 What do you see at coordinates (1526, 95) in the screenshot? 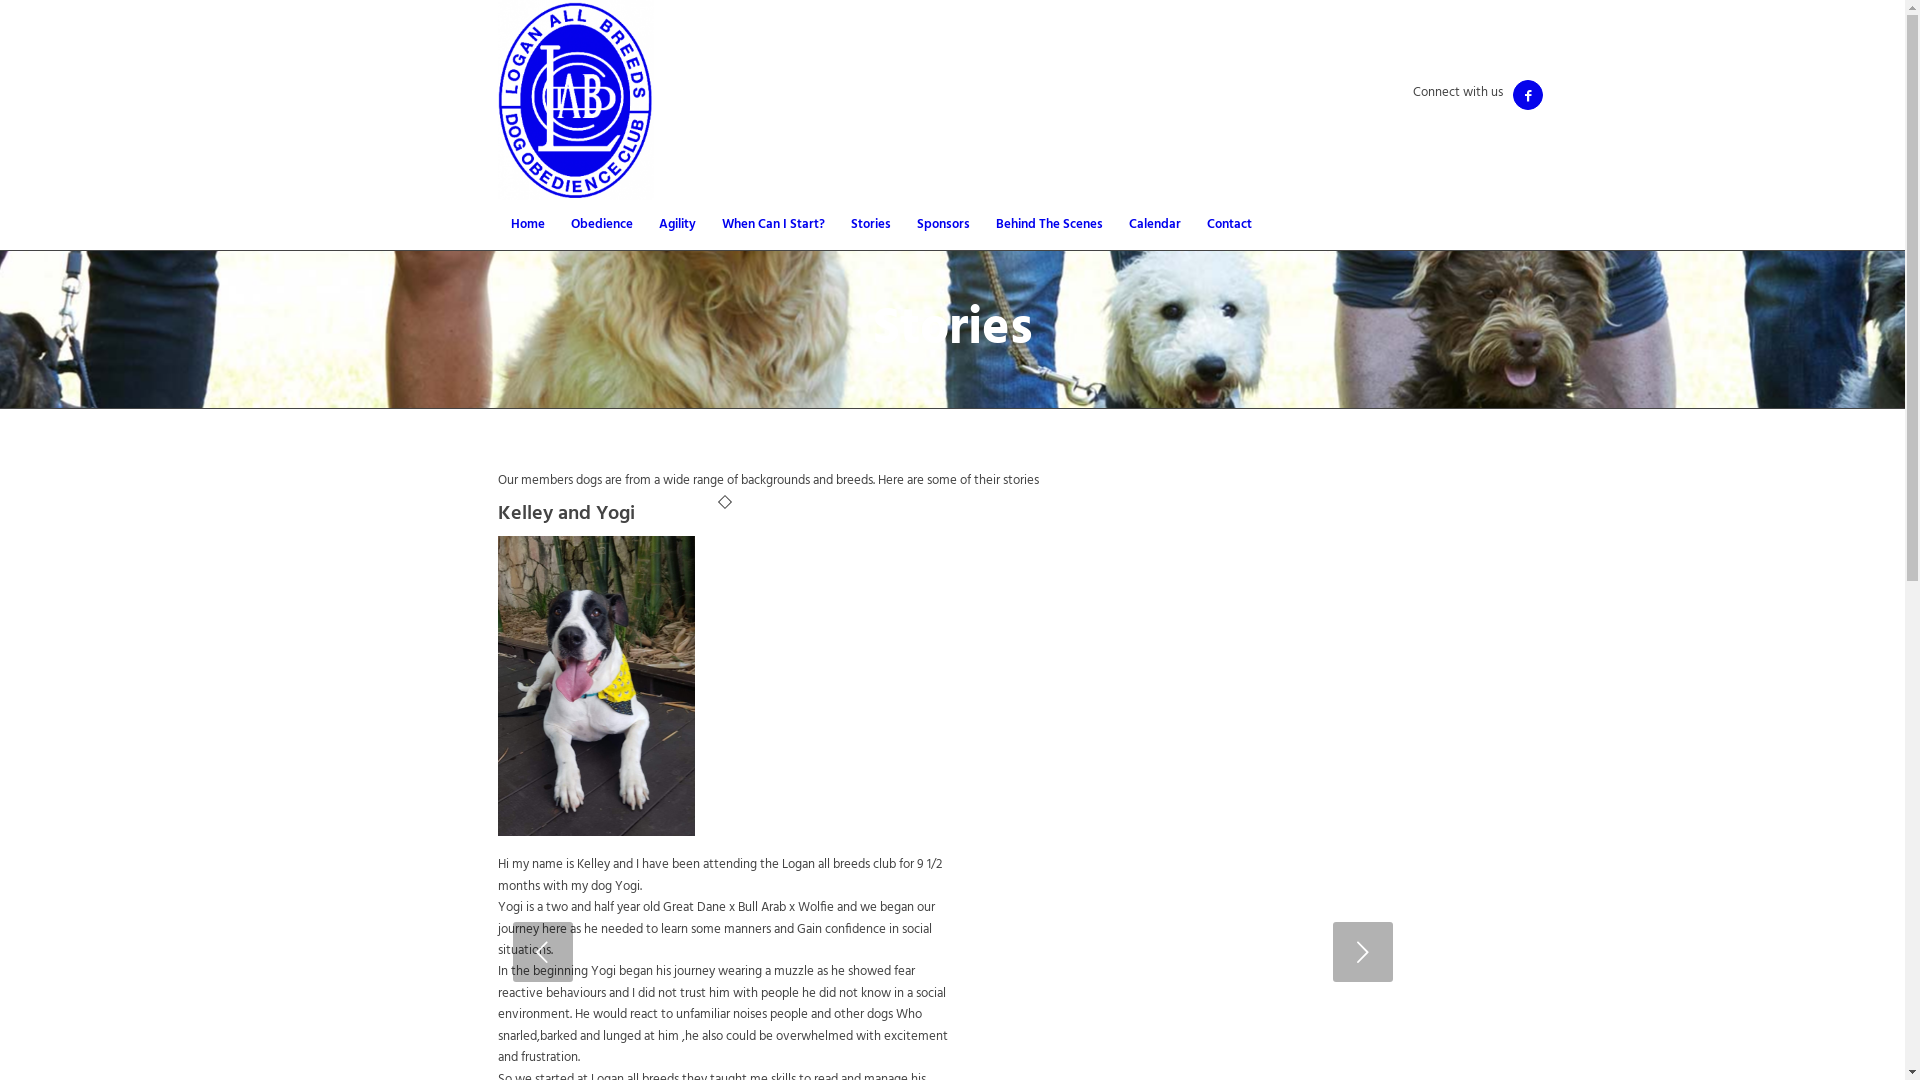
I see `'Facebook'` at bounding box center [1526, 95].